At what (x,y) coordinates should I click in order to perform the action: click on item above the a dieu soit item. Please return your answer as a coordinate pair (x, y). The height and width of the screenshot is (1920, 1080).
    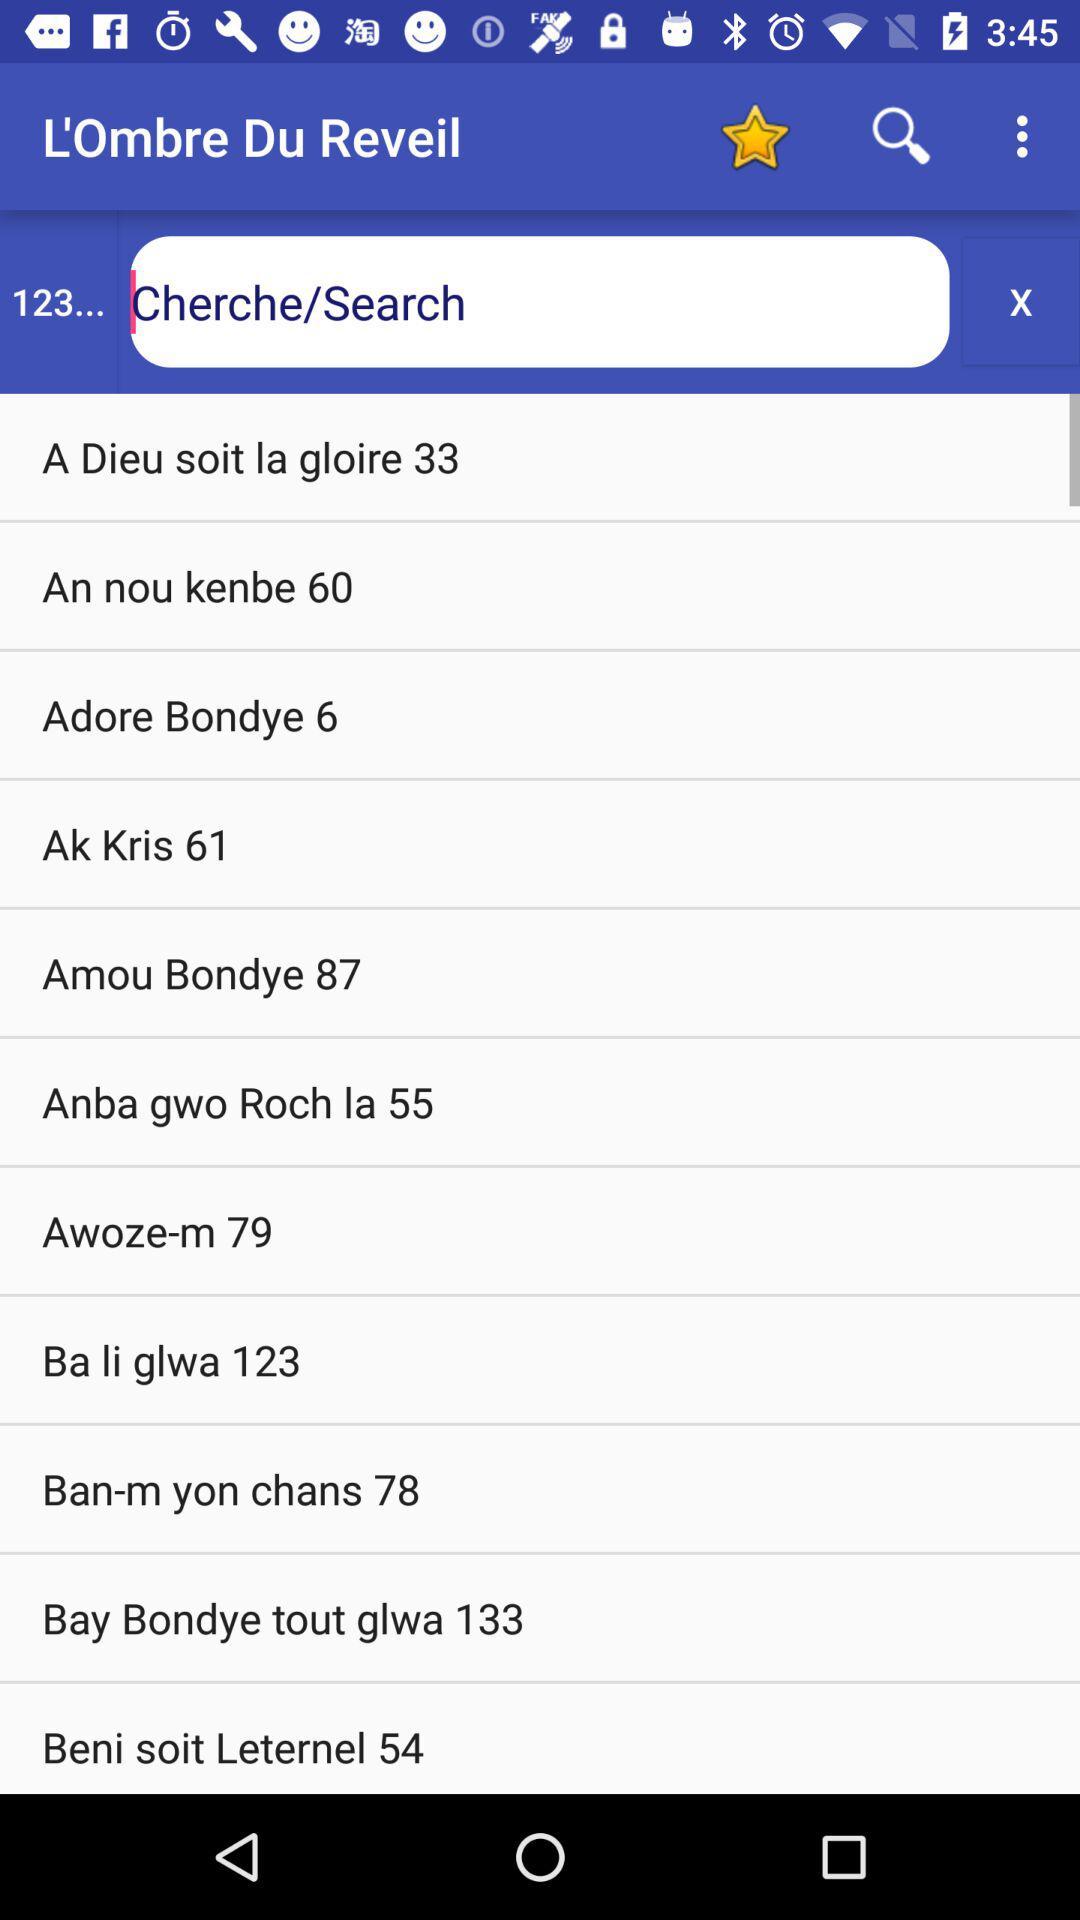
    Looking at the image, I should click on (1021, 300).